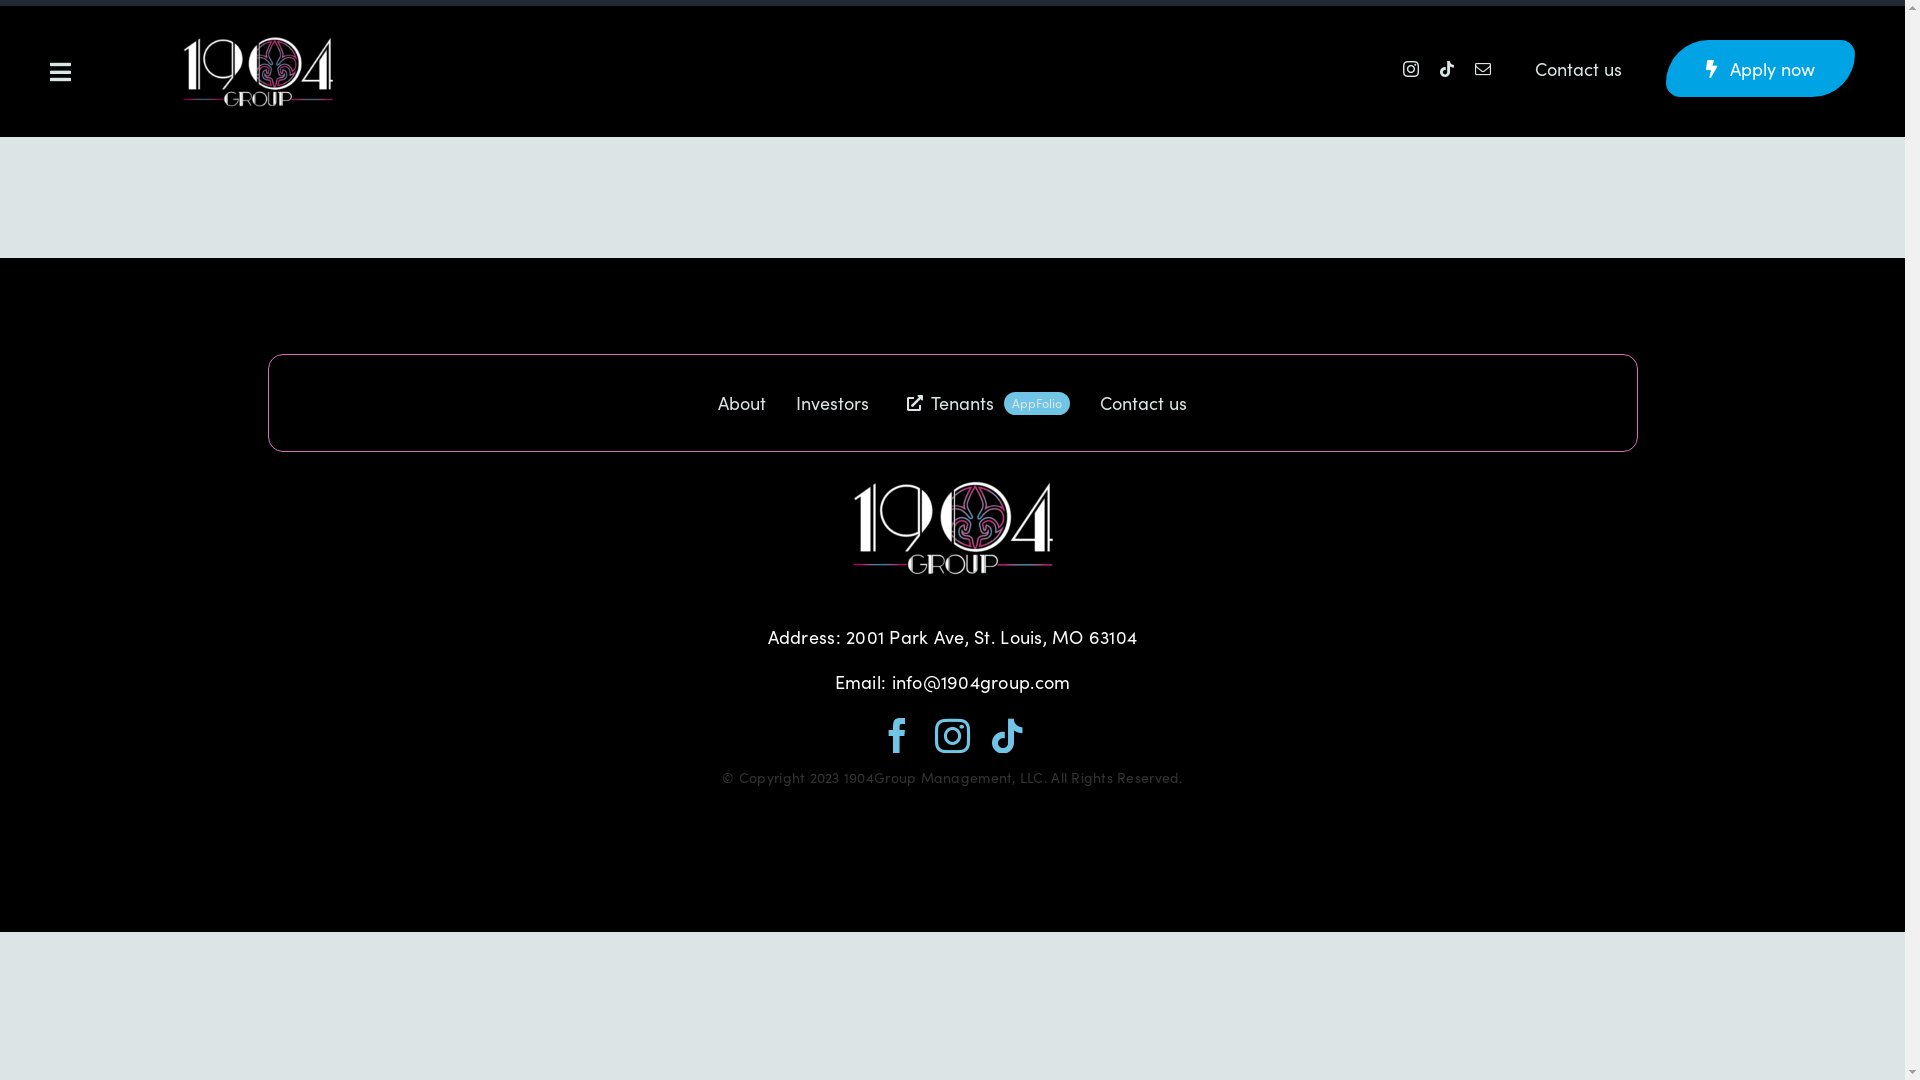  Describe the element at coordinates (1143, 402) in the screenshot. I see `'Contact us'` at that location.